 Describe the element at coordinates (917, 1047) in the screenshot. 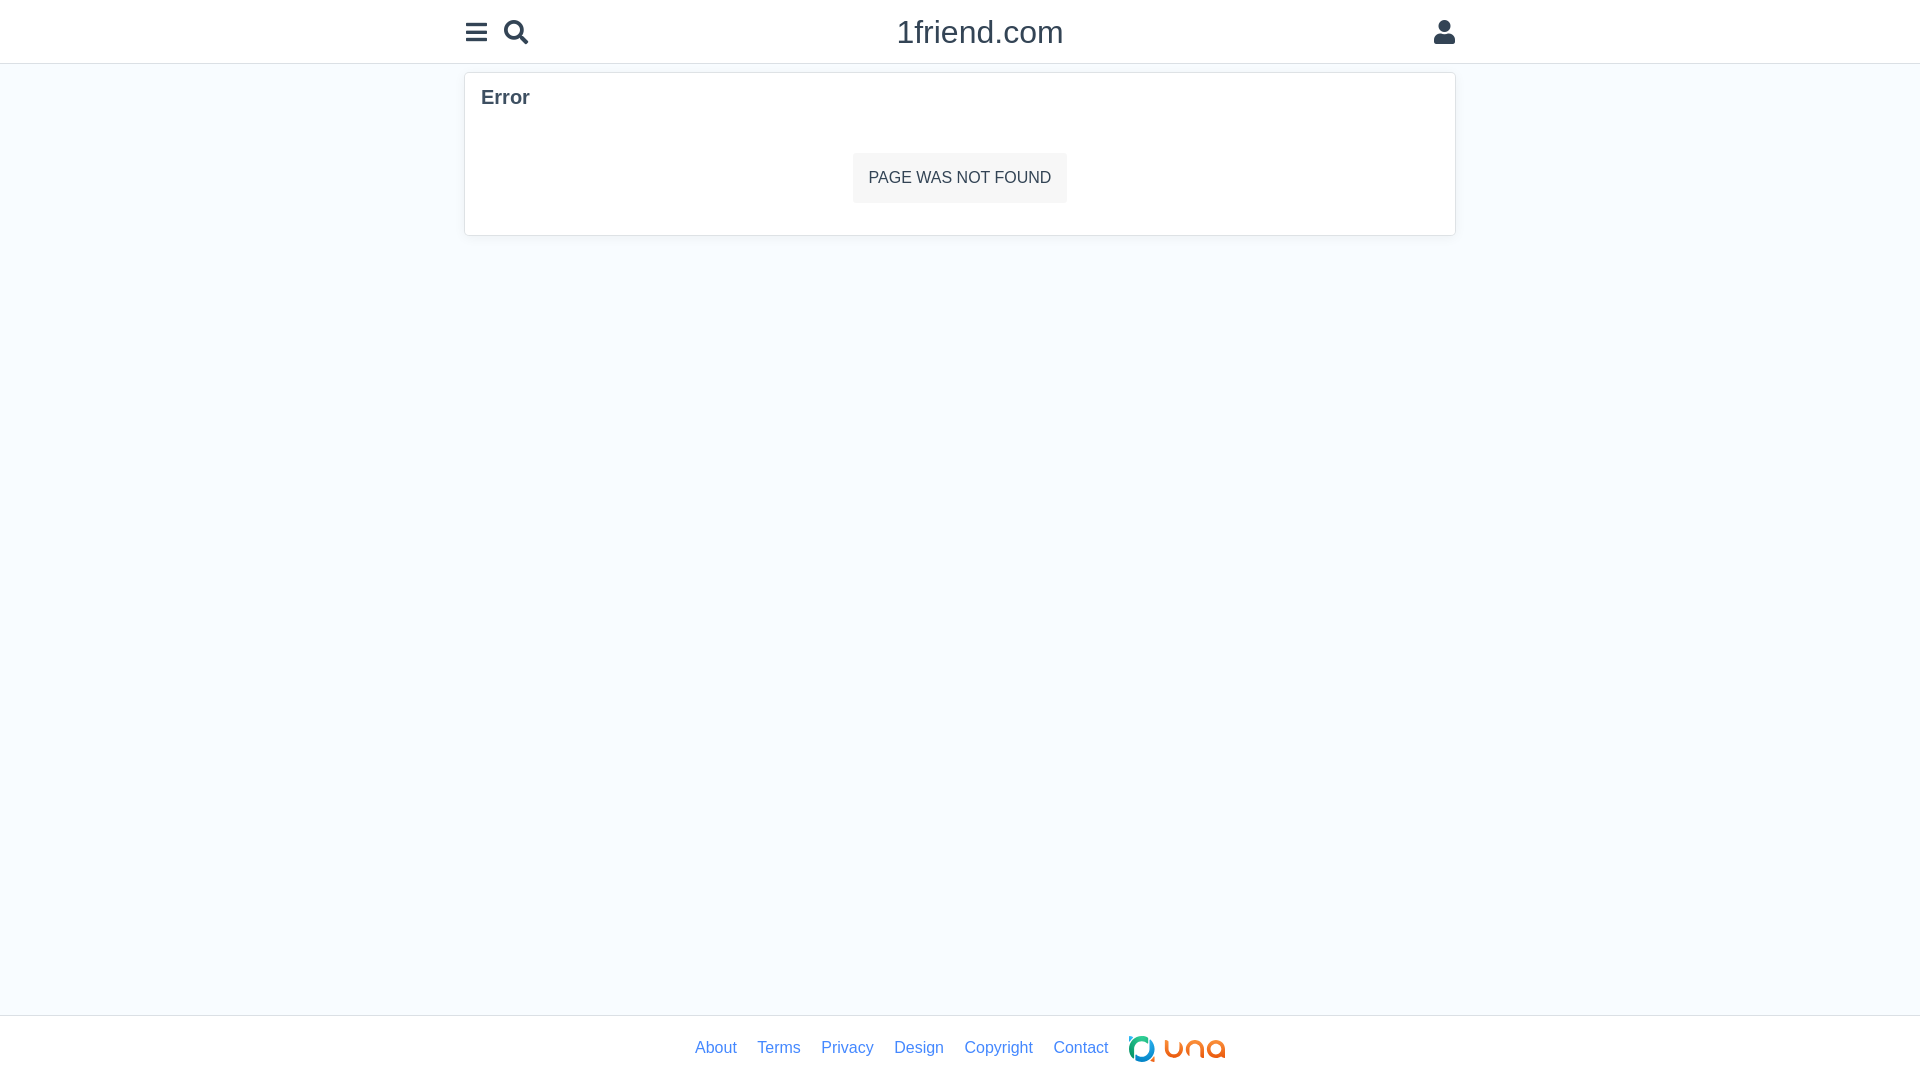

I see `'Design'` at that location.